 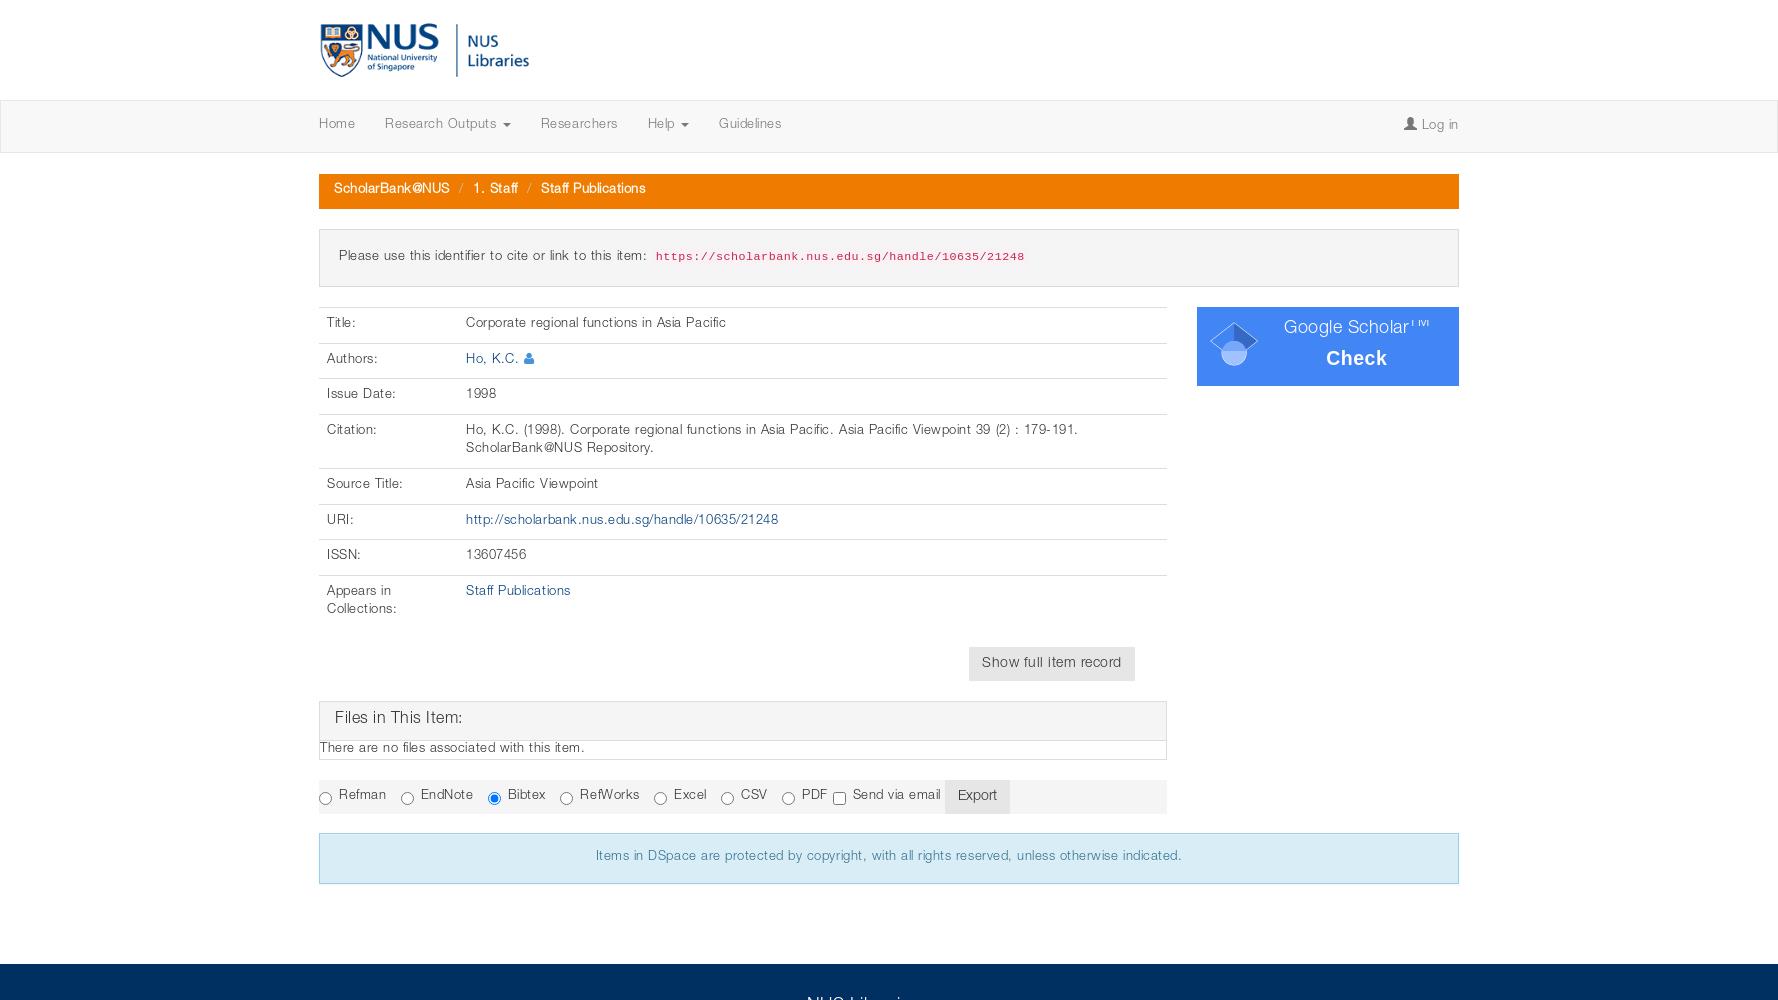 What do you see at coordinates (608, 796) in the screenshot?
I see `'RefWorks'` at bounding box center [608, 796].